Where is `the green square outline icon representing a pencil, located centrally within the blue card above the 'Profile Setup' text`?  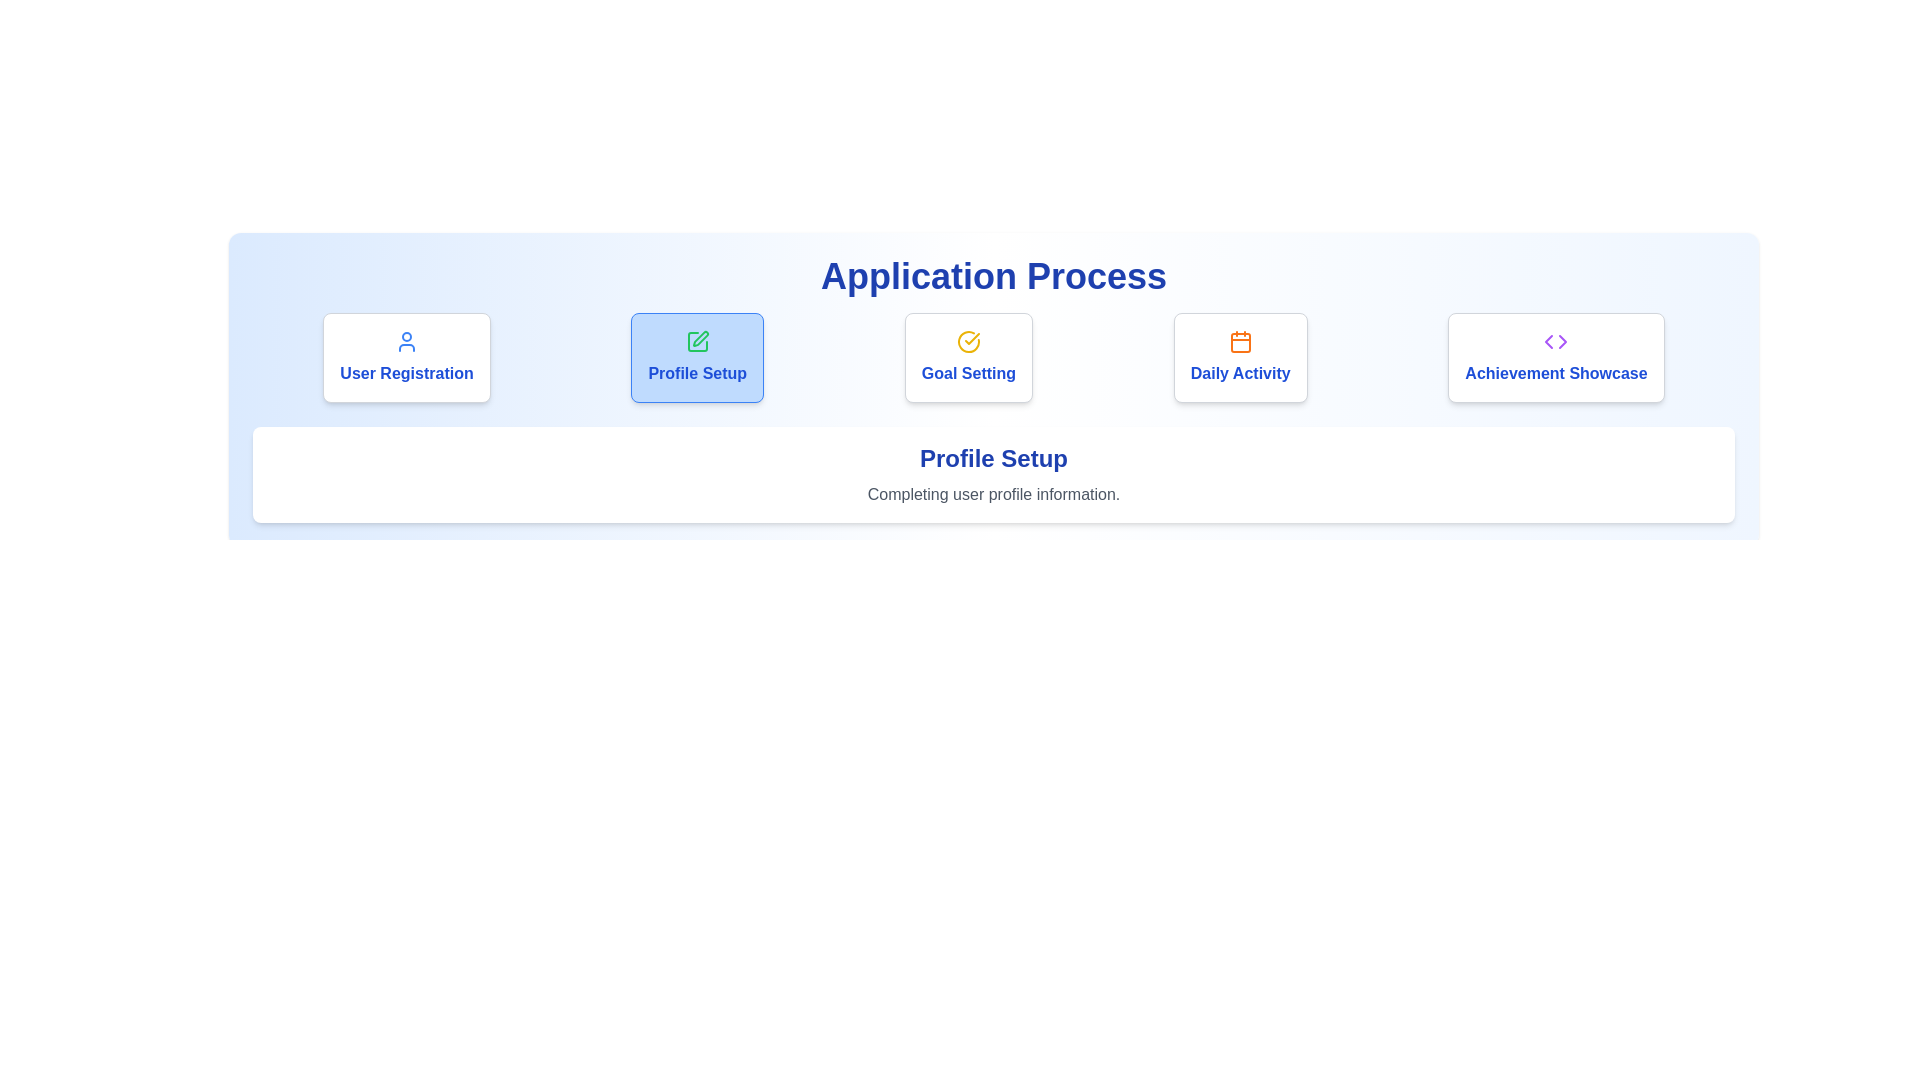 the green square outline icon representing a pencil, located centrally within the blue card above the 'Profile Setup' text is located at coordinates (697, 341).